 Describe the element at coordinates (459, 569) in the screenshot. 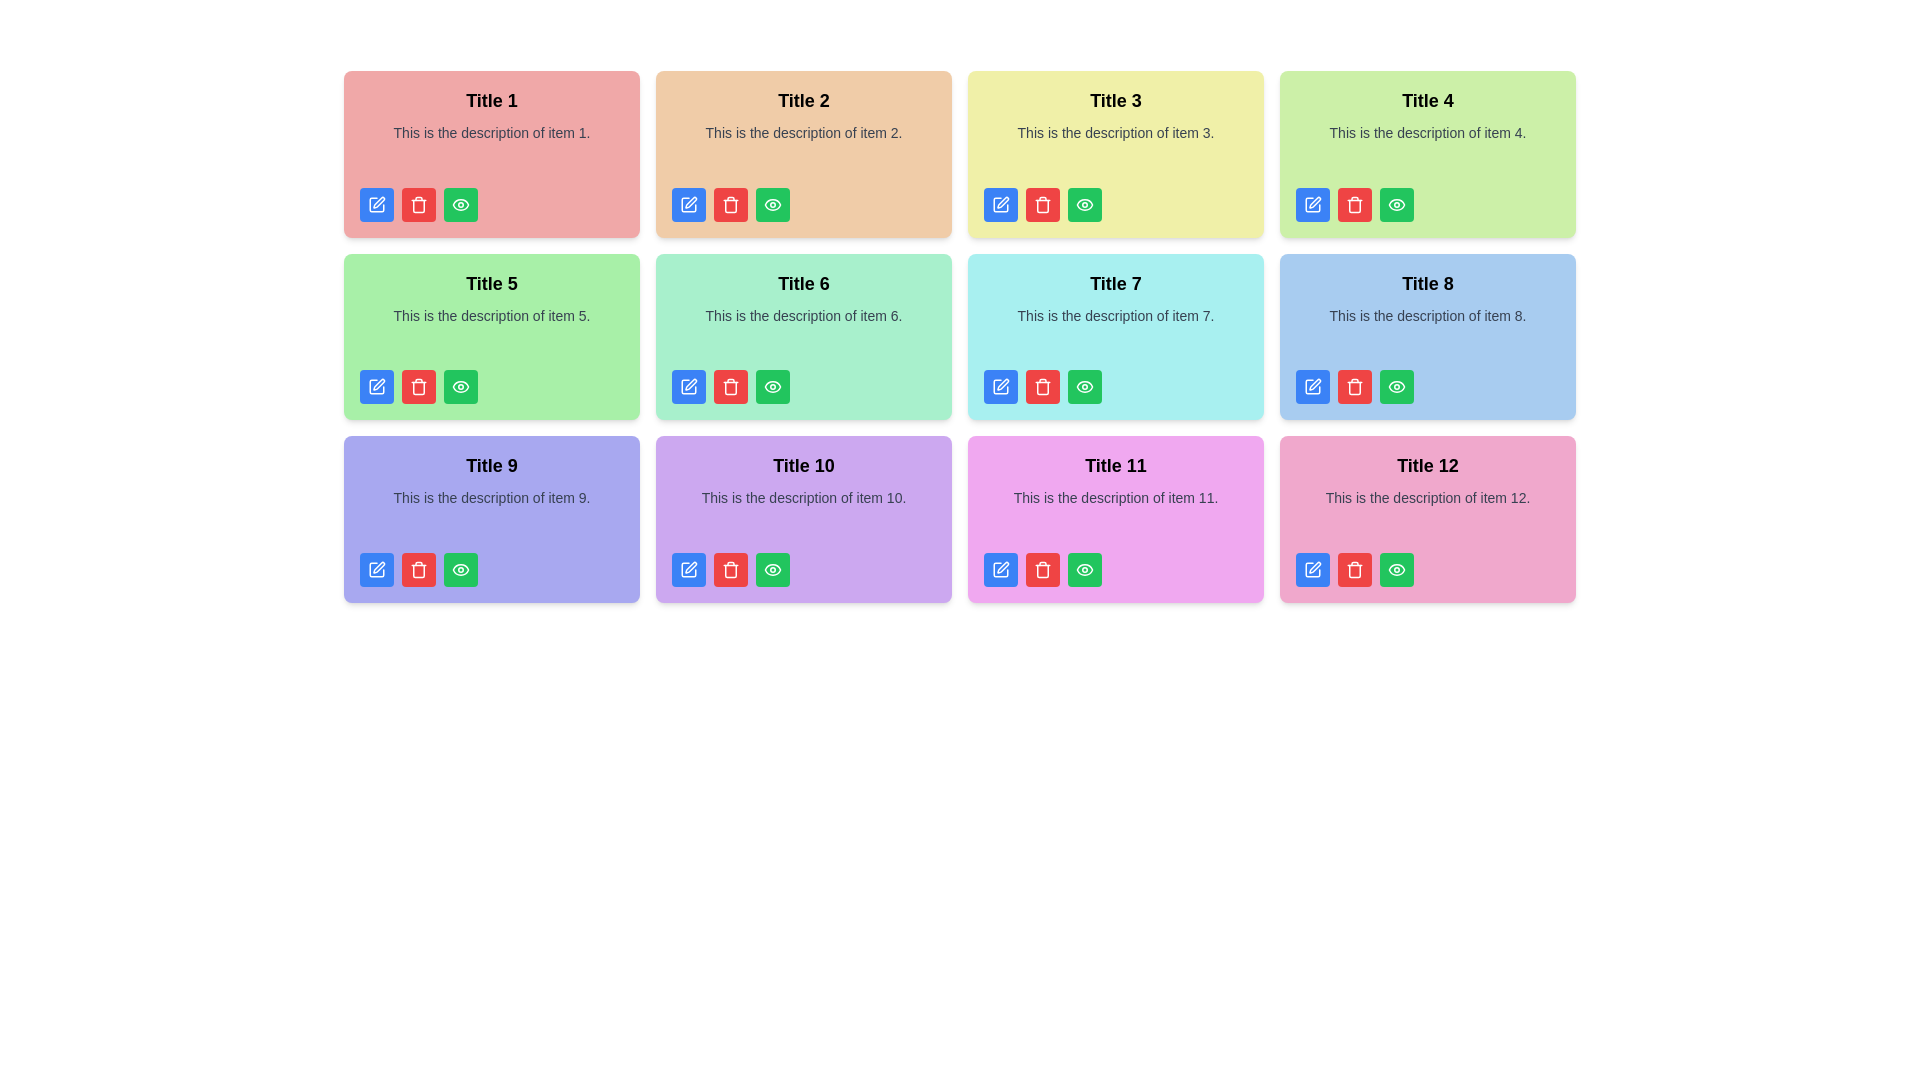

I see `the circular green button with a white eye icon, which is the third button in the row below the card labeled 'Title 9'` at that location.